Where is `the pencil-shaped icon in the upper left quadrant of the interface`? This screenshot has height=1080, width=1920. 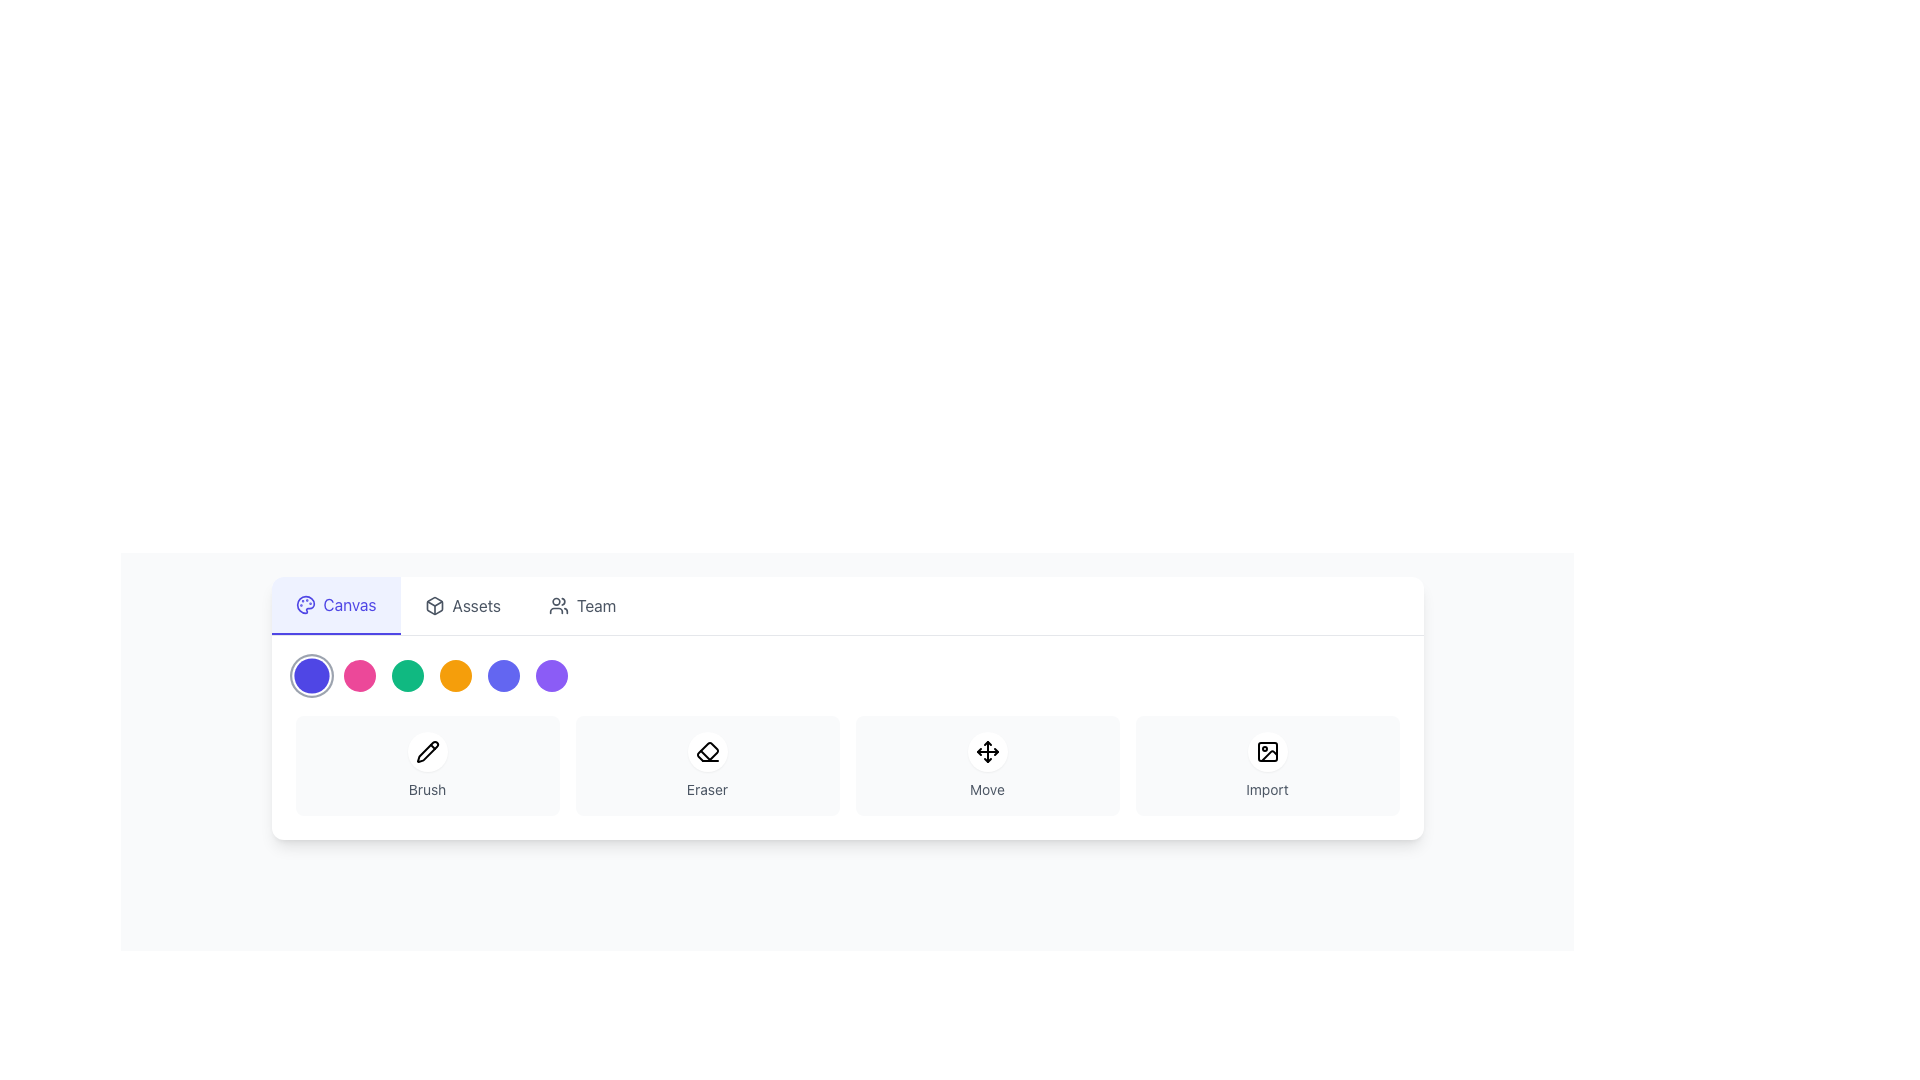
the pencil-shaped icon in the upper left quadrant of the interface is located at coordinates (426, 752).